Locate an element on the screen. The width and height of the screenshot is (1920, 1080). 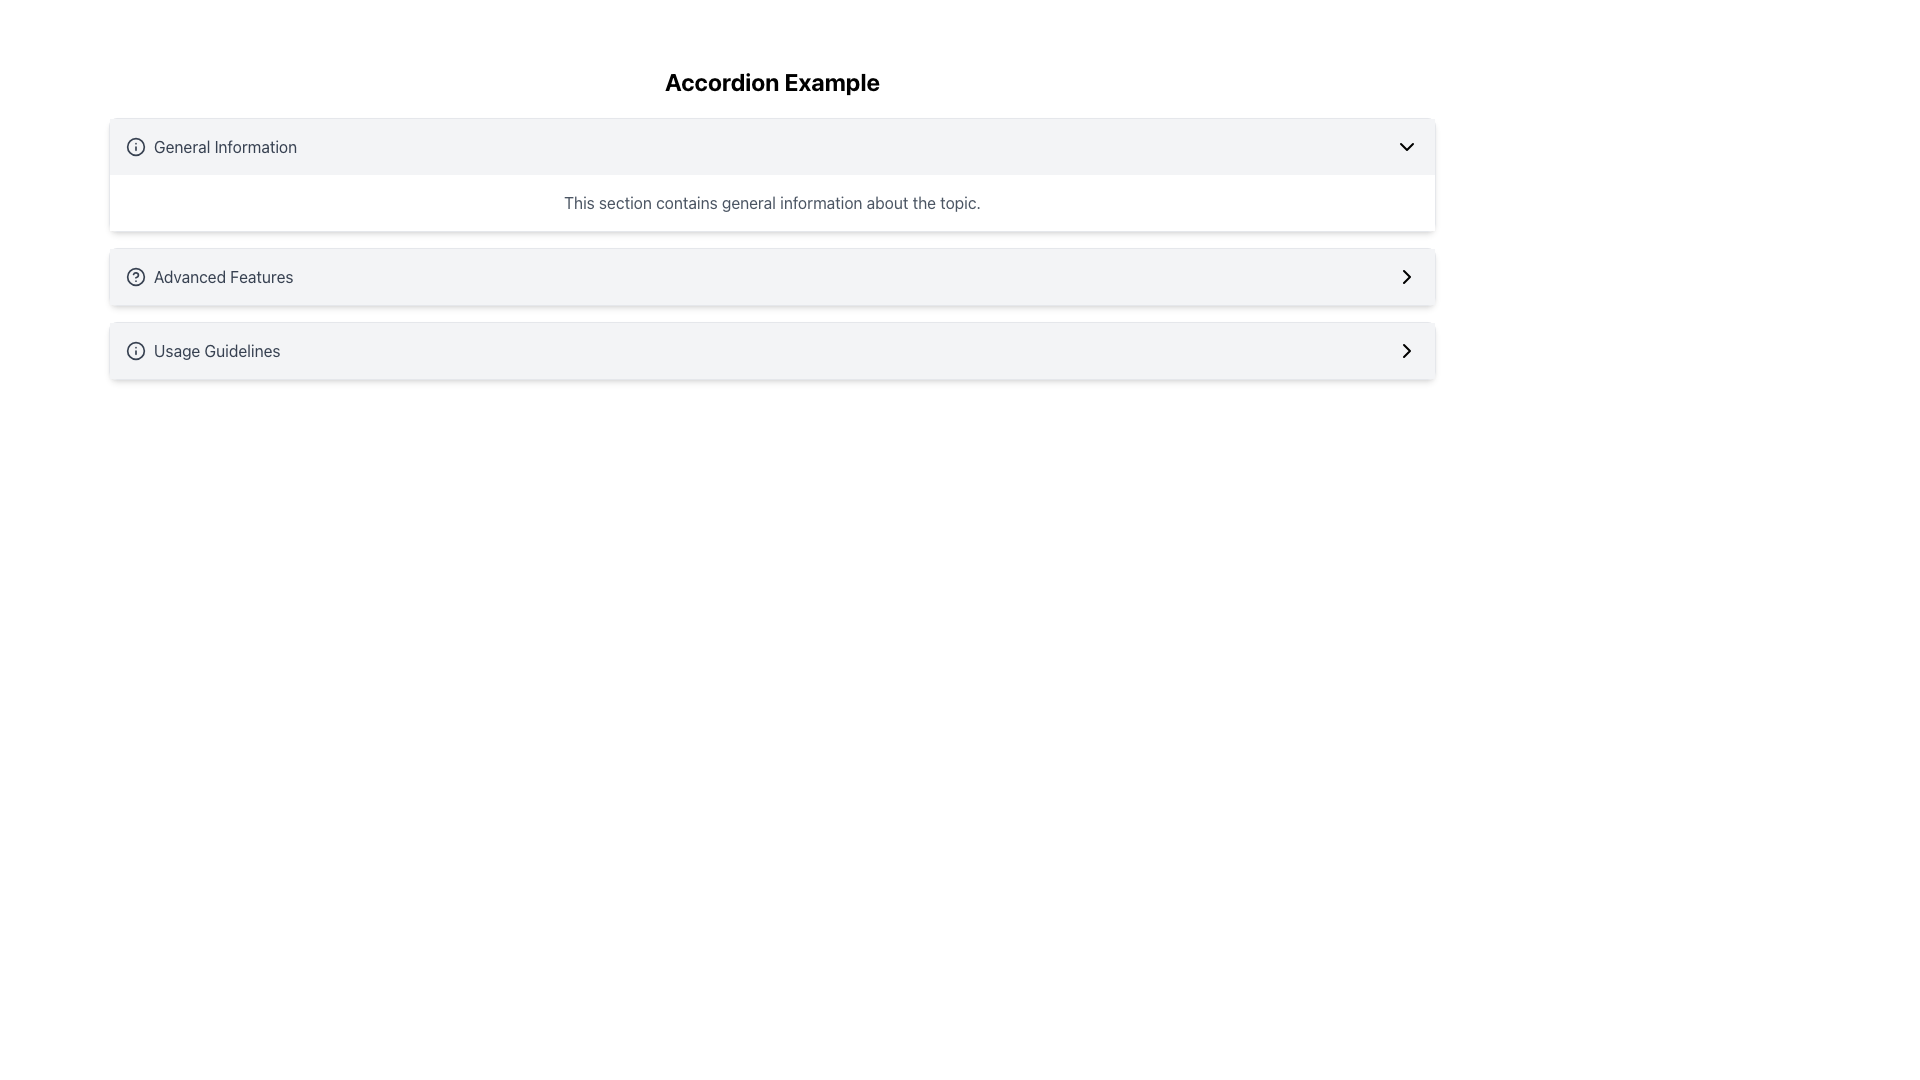
the right-pointing arrow icon button located at the far right end of the 'Usage Guidelines' entry is located at coordinates (1405, 350).